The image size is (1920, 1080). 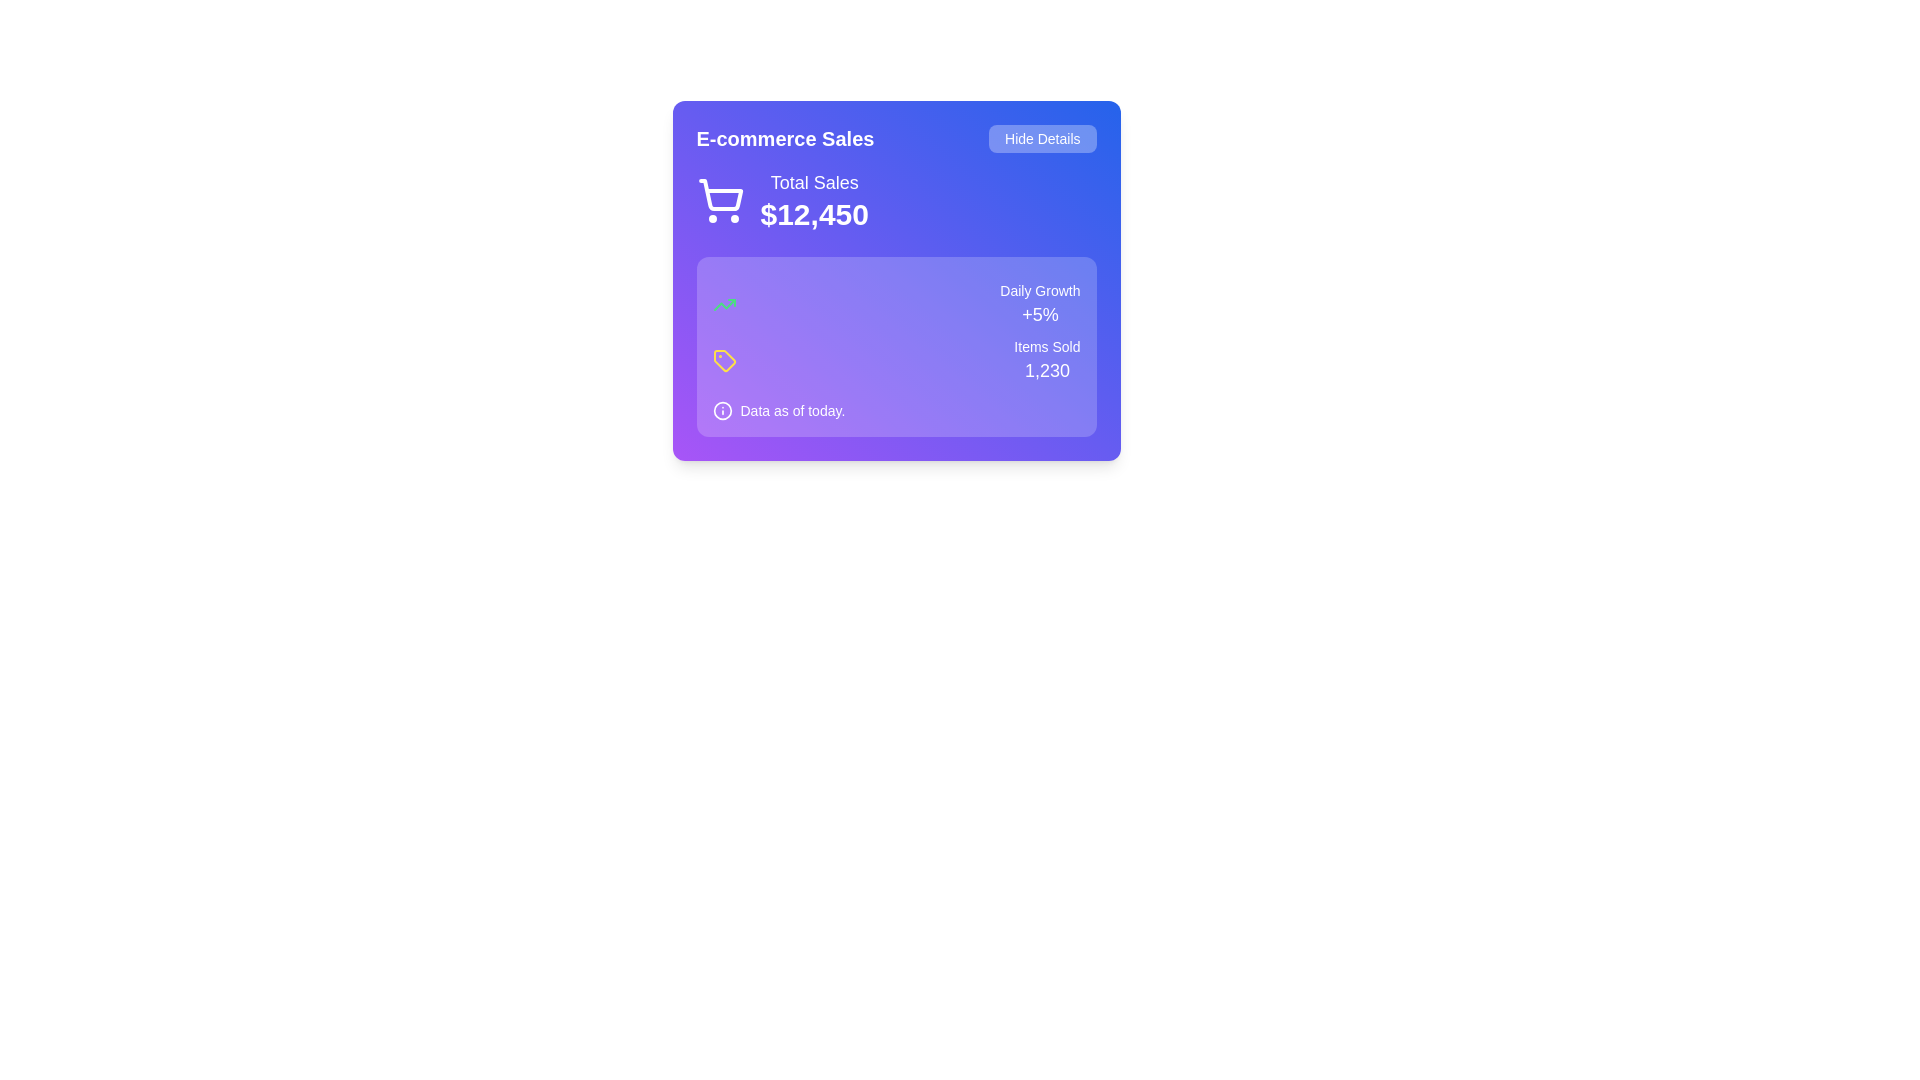 I want to click on the shopping cart icon, which is a white SVG graphic located in the 'E-commerce Sales' section, to the left of 'Total Sales' showing the amount '$12,450', so click(x=720, y=200).